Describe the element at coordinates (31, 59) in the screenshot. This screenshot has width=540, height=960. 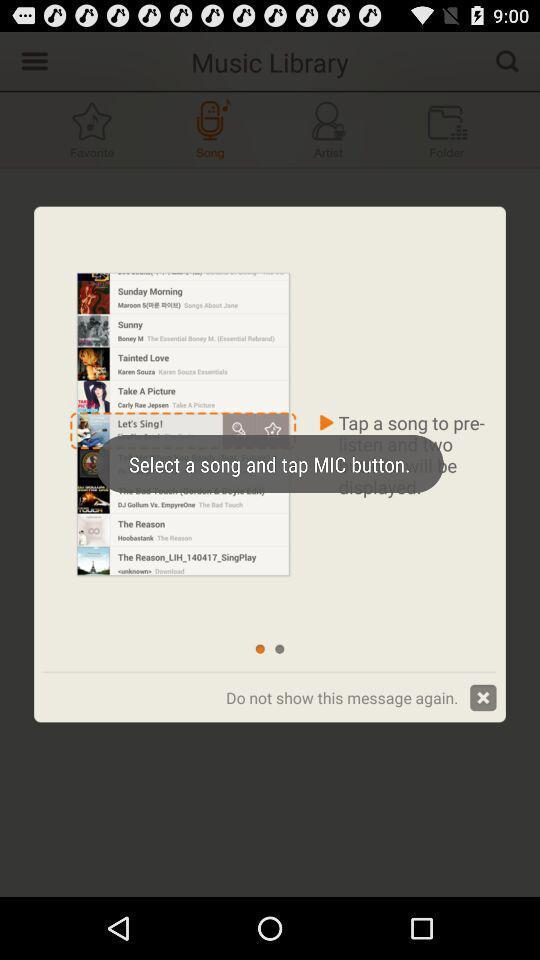
I see `menu option` at that location.